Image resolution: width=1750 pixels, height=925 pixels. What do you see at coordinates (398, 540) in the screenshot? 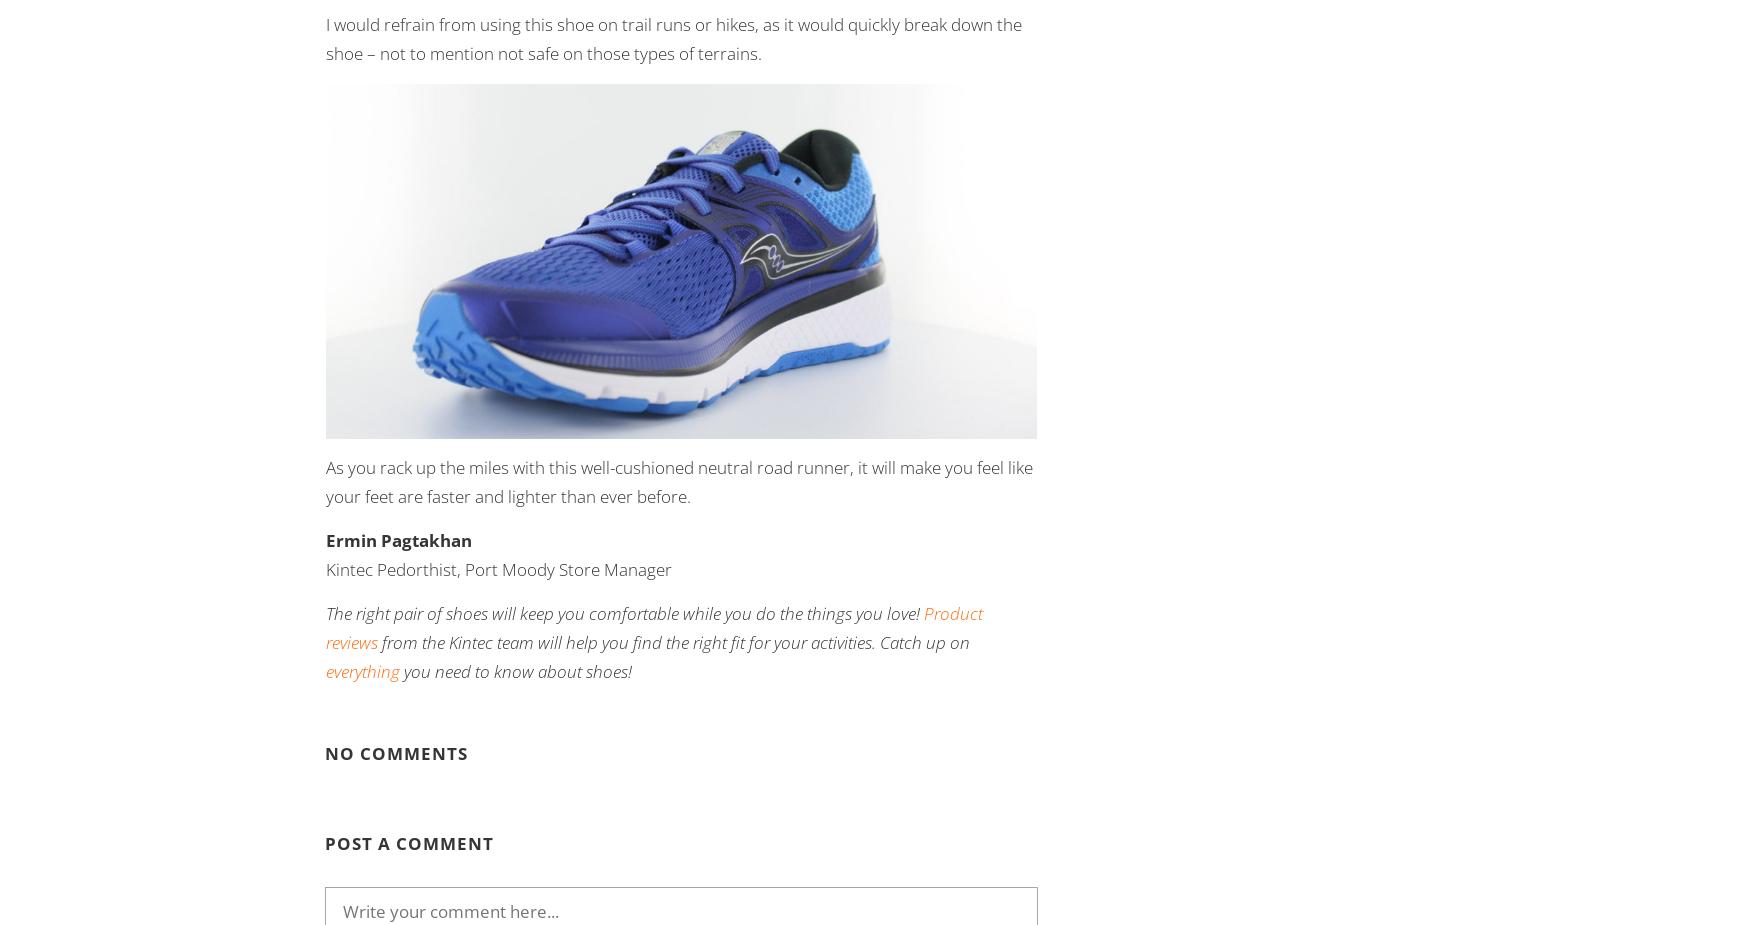
I see `'Ermin Pagtakhan'` at bounding box center [398, 540].